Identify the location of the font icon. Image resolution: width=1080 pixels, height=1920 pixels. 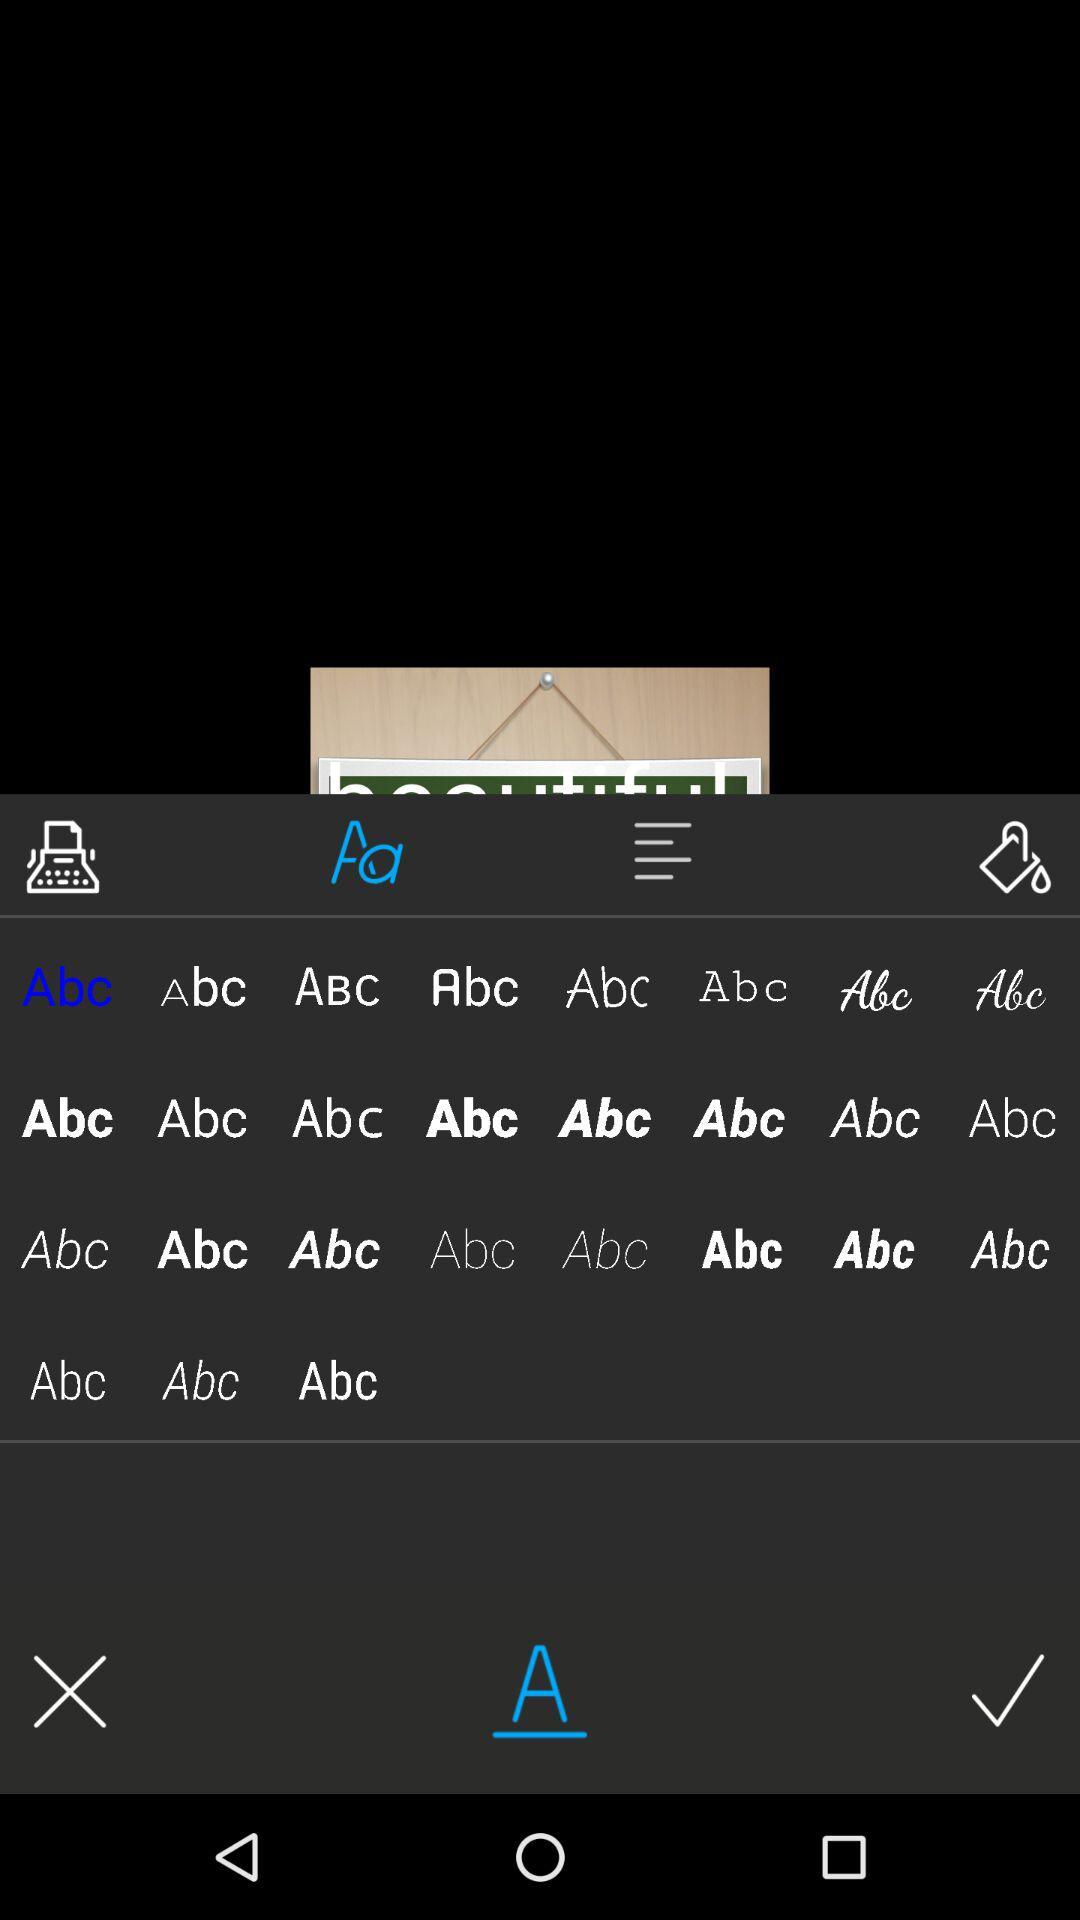
(367, 852).